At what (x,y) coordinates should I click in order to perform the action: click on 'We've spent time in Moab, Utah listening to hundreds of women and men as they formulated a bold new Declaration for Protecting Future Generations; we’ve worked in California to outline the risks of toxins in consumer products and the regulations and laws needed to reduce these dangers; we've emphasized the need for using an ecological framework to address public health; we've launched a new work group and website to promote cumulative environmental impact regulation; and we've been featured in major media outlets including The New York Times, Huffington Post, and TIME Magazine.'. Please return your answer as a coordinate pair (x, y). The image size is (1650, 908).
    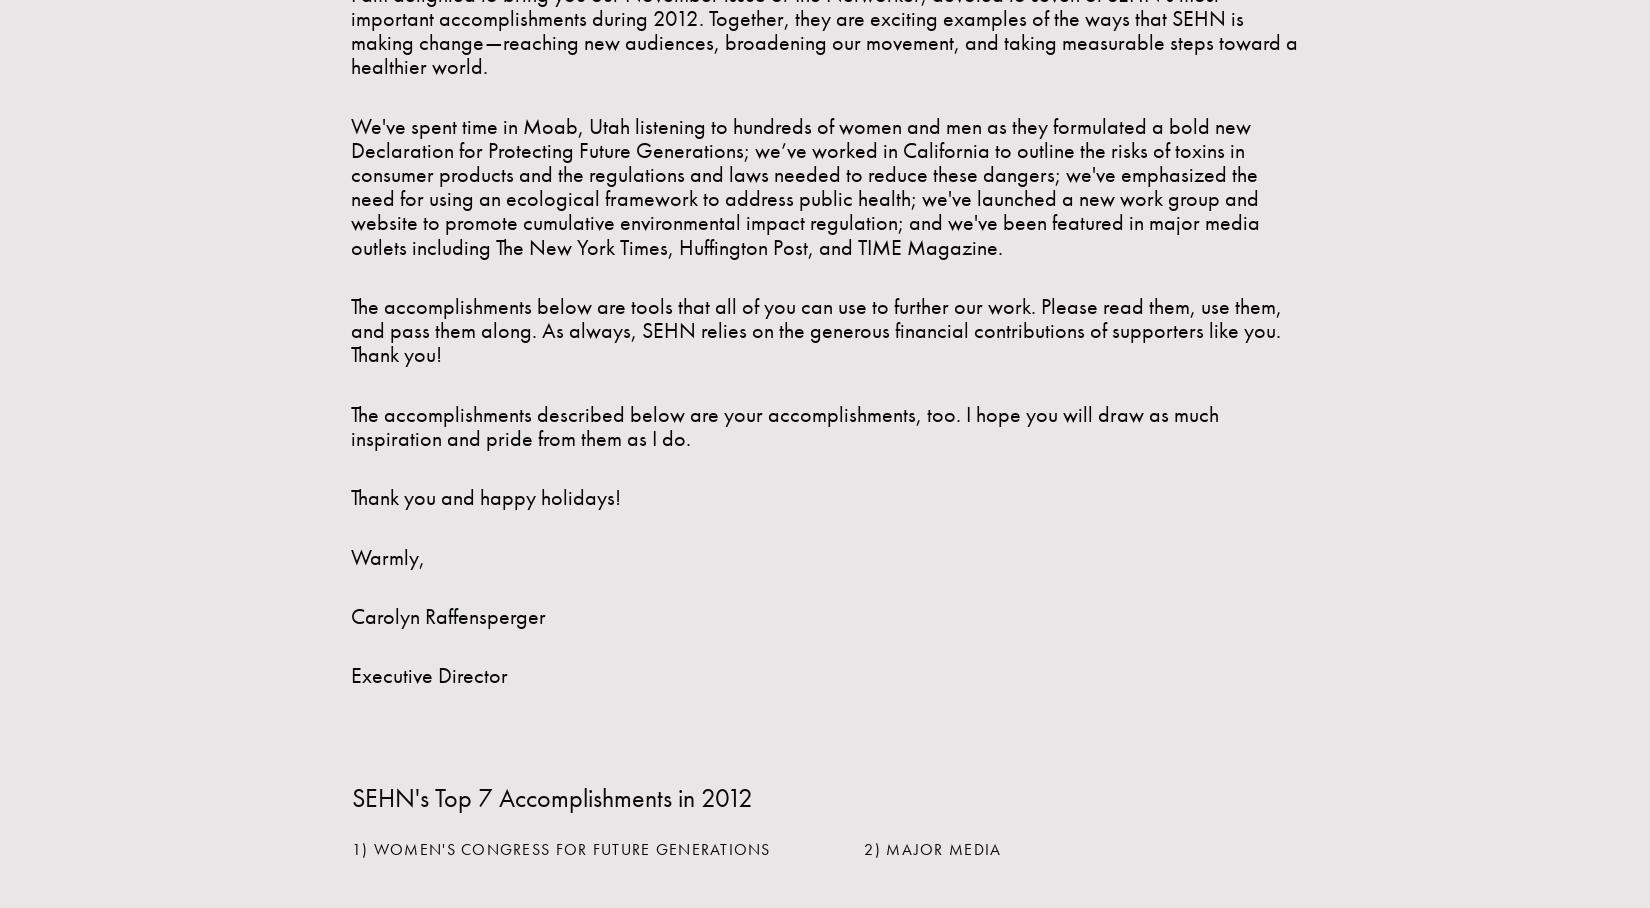
    Looking at the image, I should click on (804, 184).